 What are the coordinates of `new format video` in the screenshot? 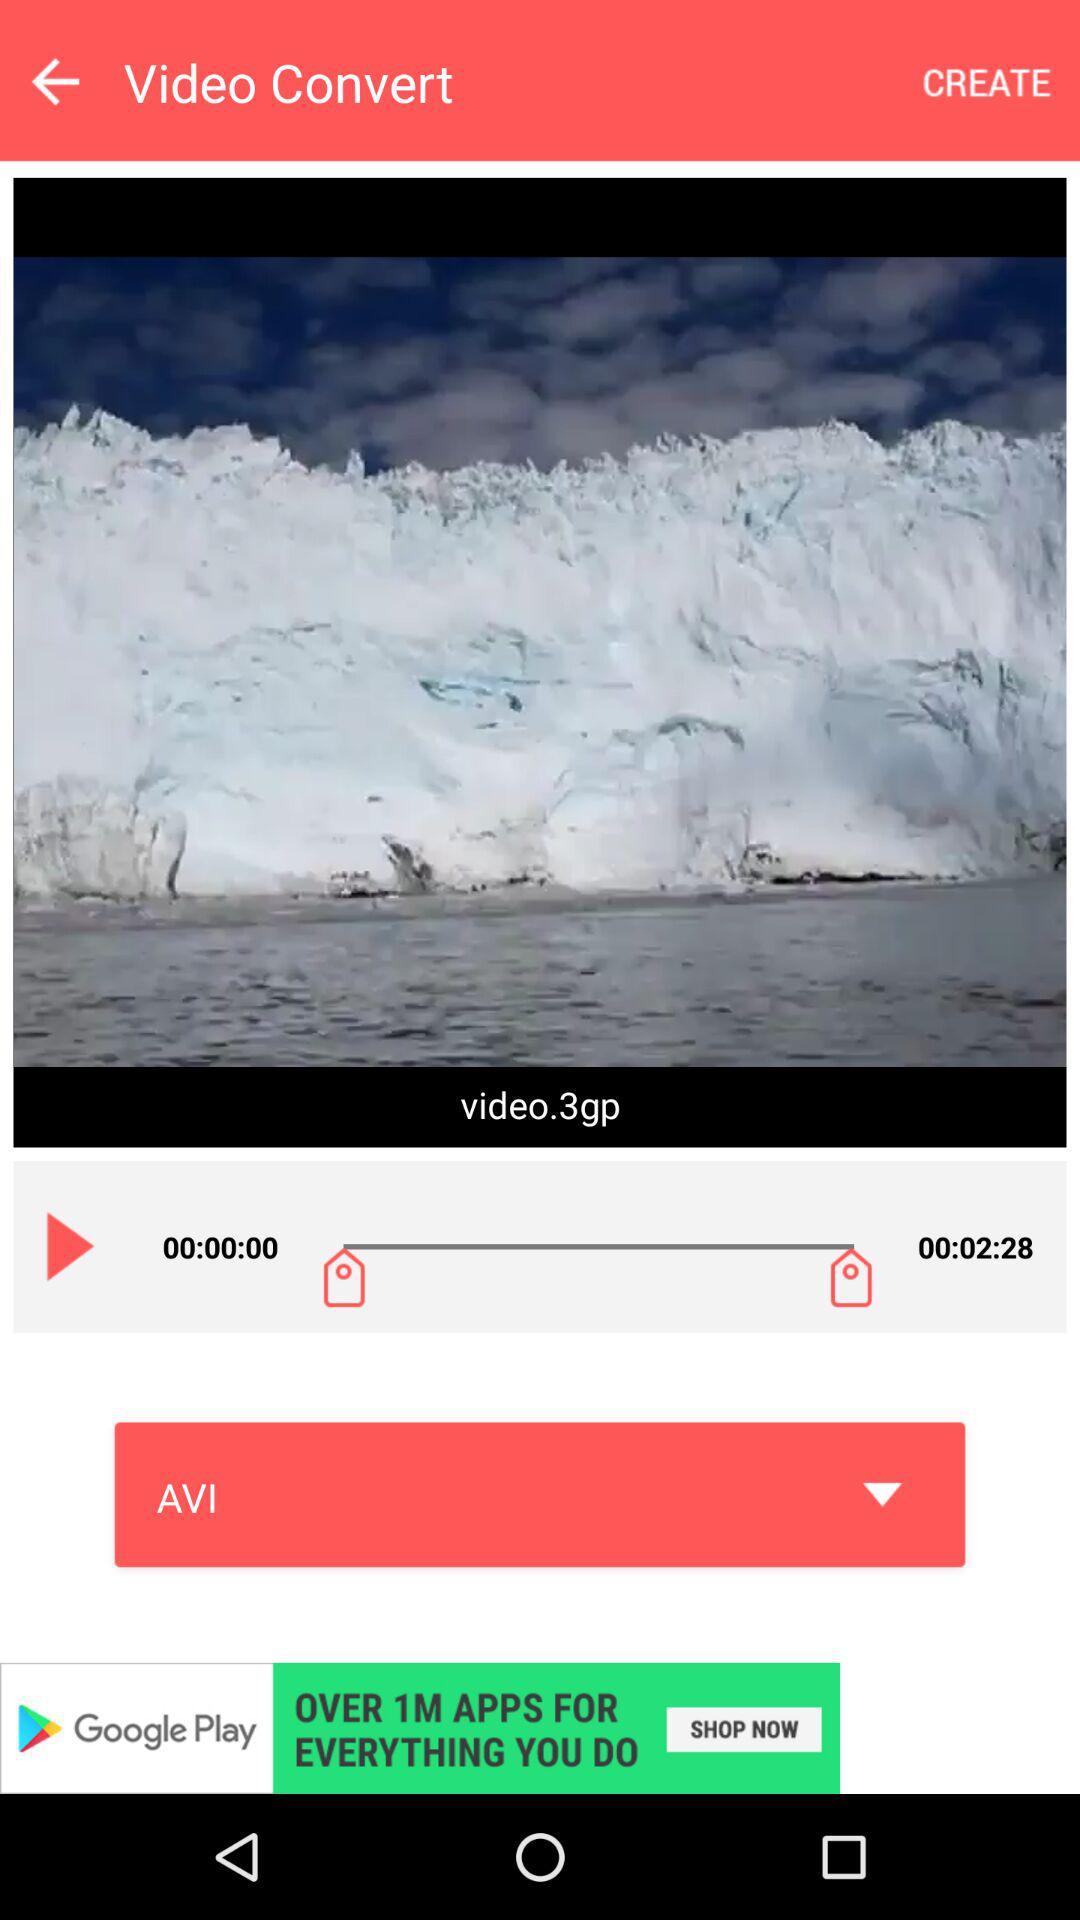 It's located at (987, 81).